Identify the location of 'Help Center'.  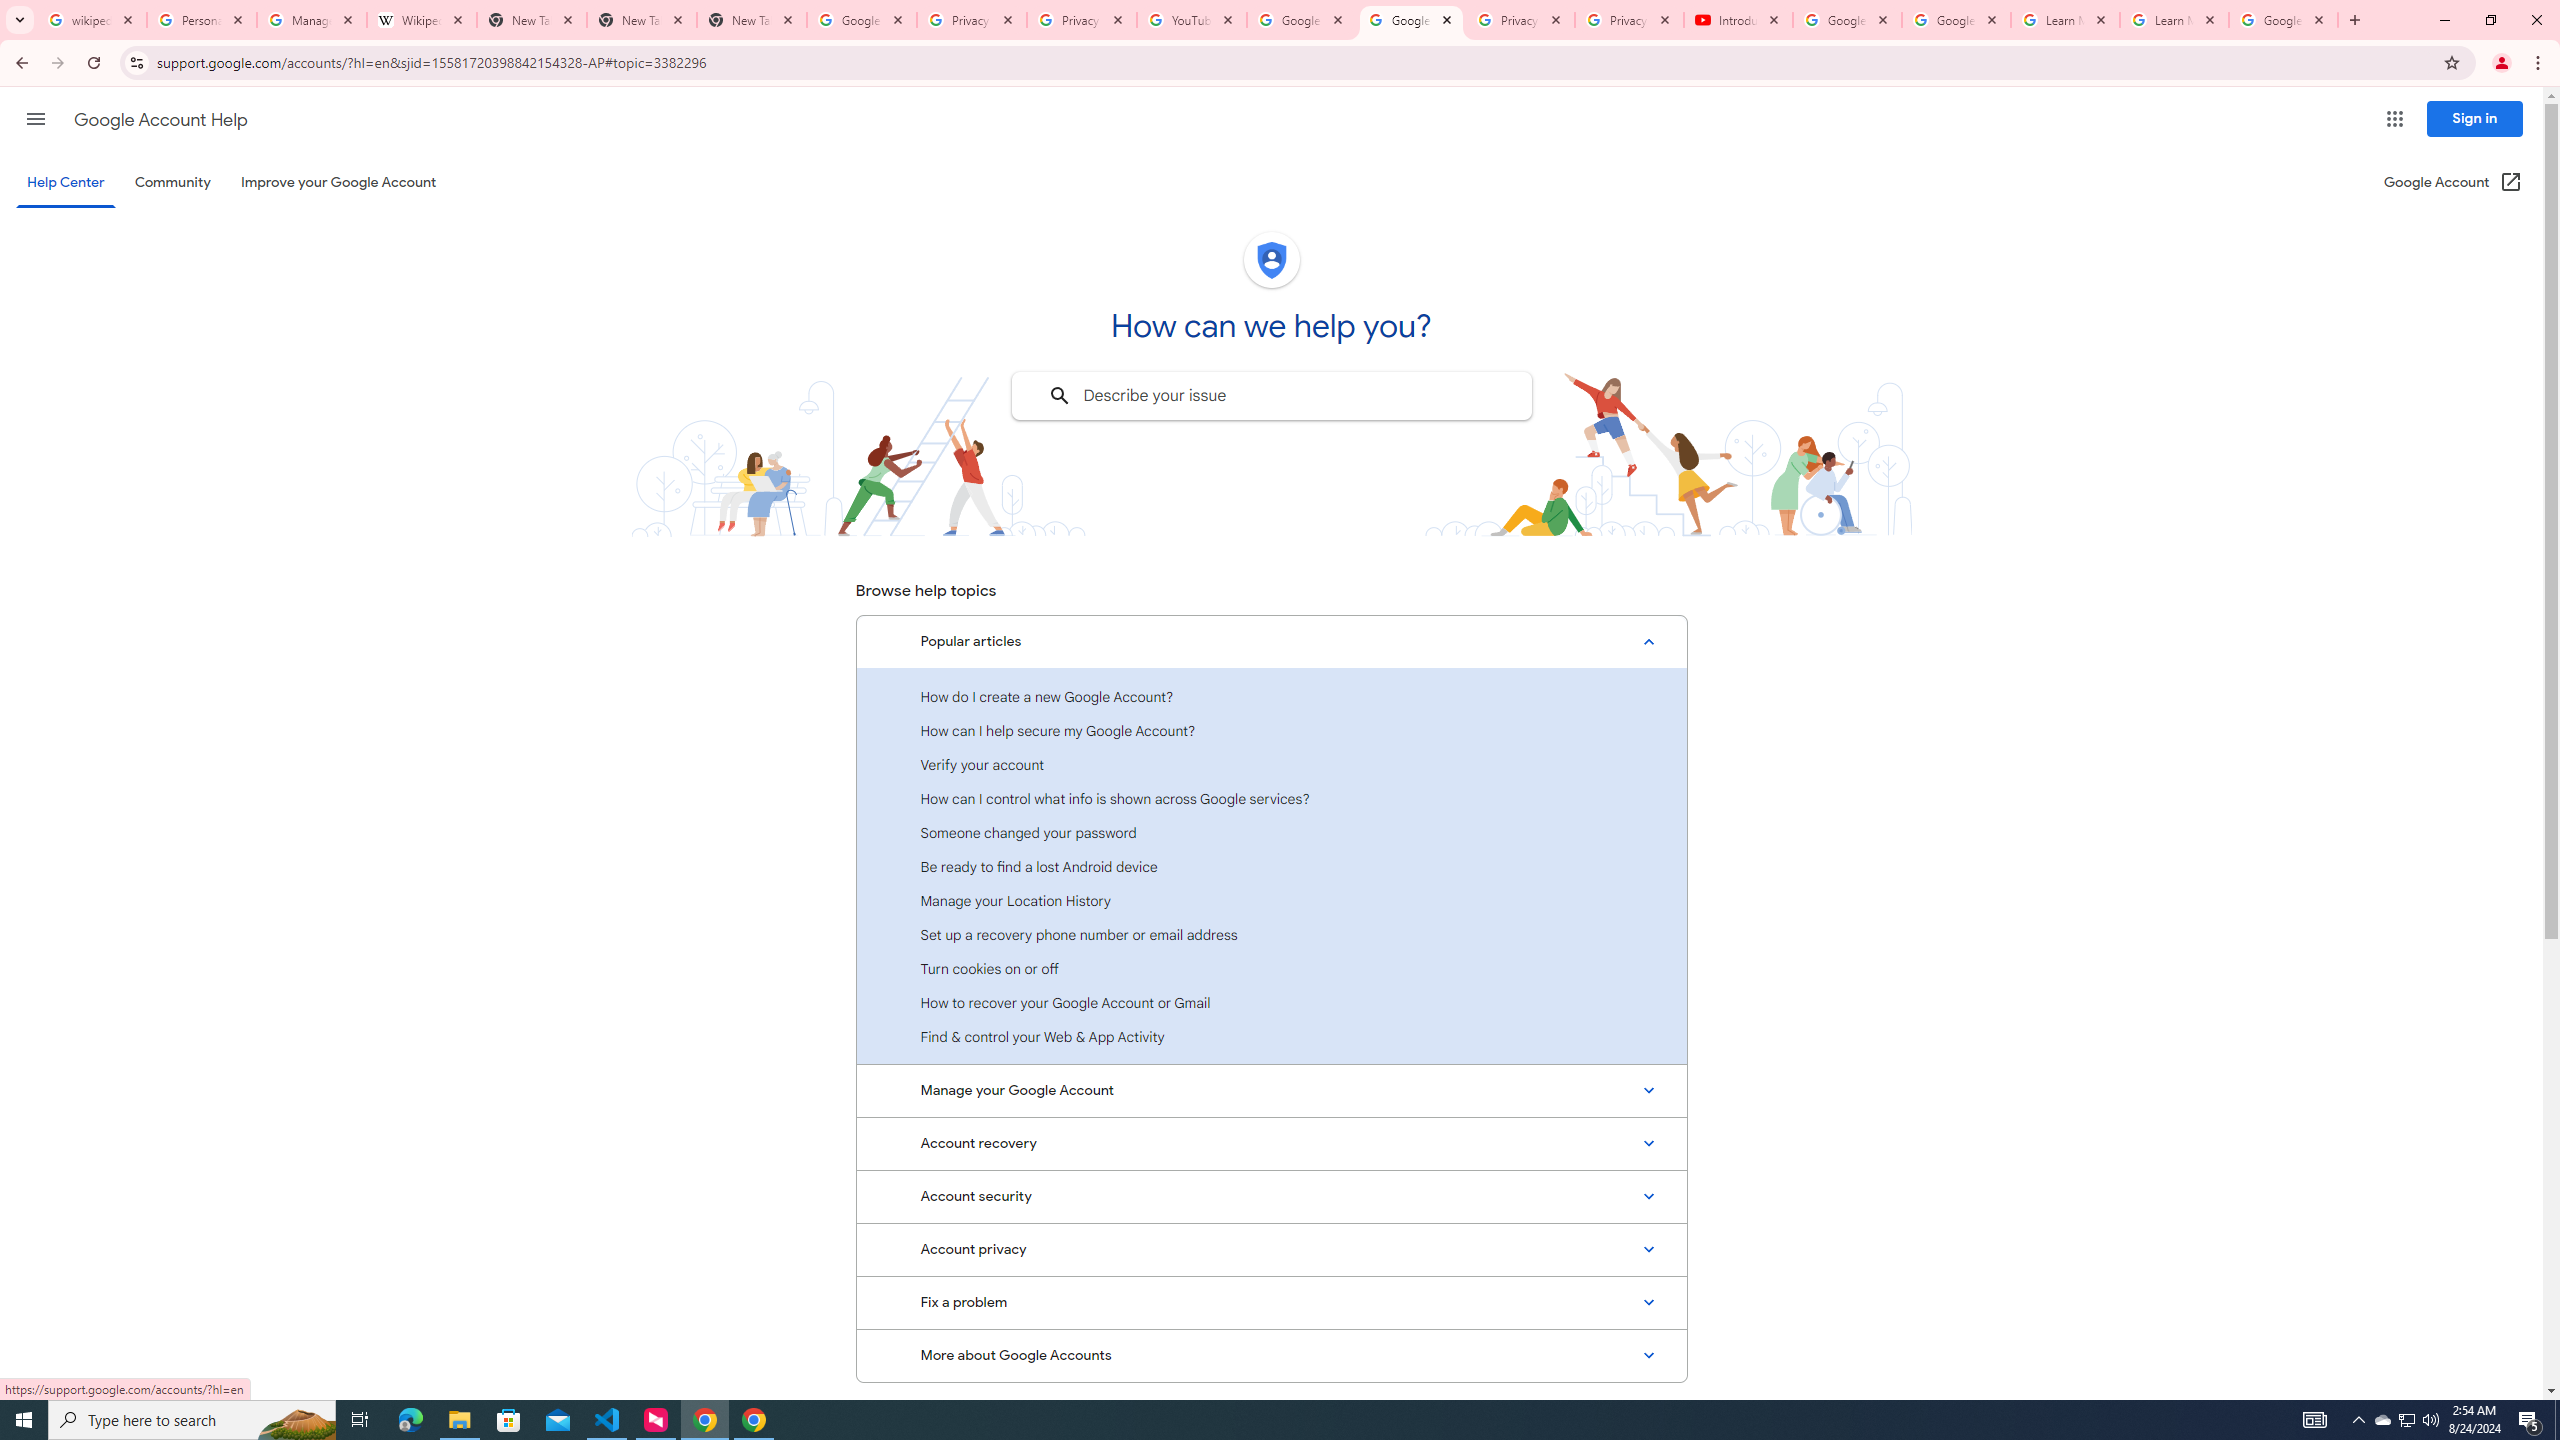
(65, 181).